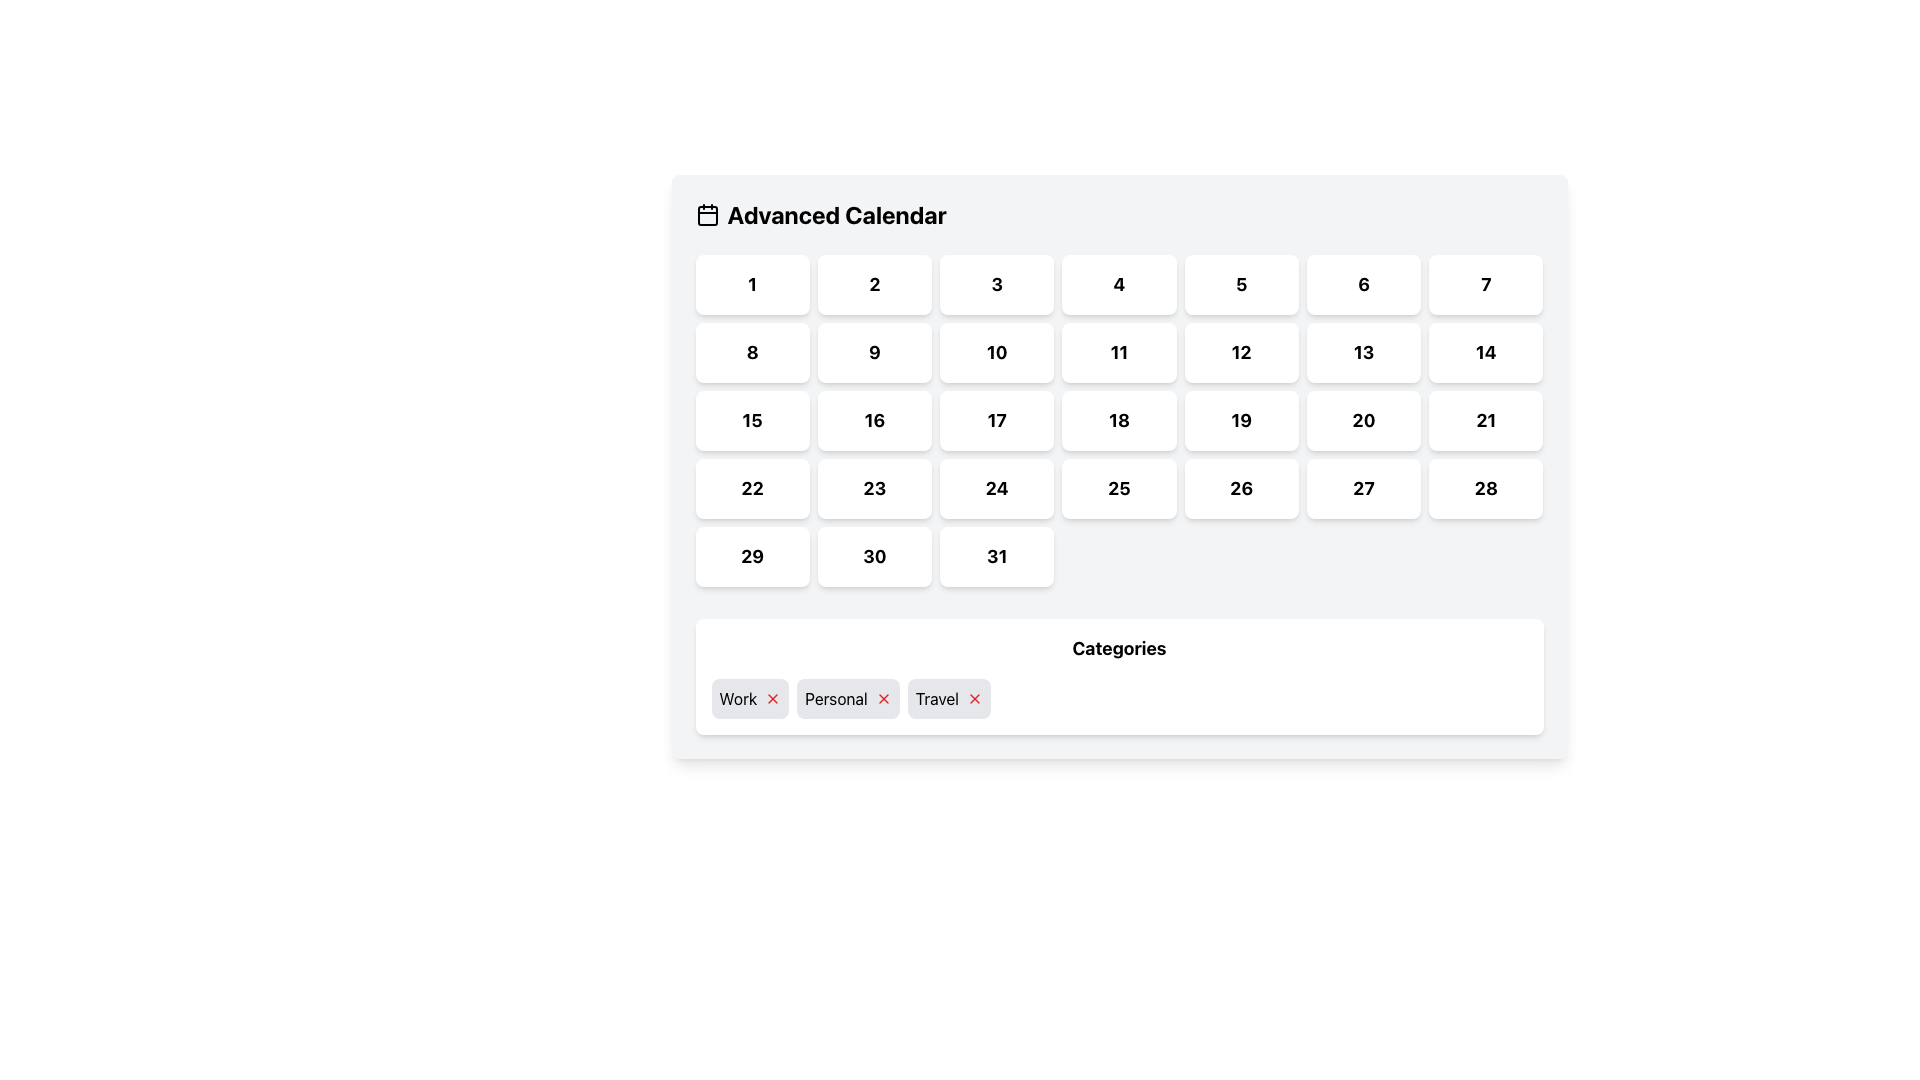  What do you see at coordinates (848, 697) in the screenshot?
I see `the red 'x' icon on the 'Personal' category tag` at bounding box center [848, 697].